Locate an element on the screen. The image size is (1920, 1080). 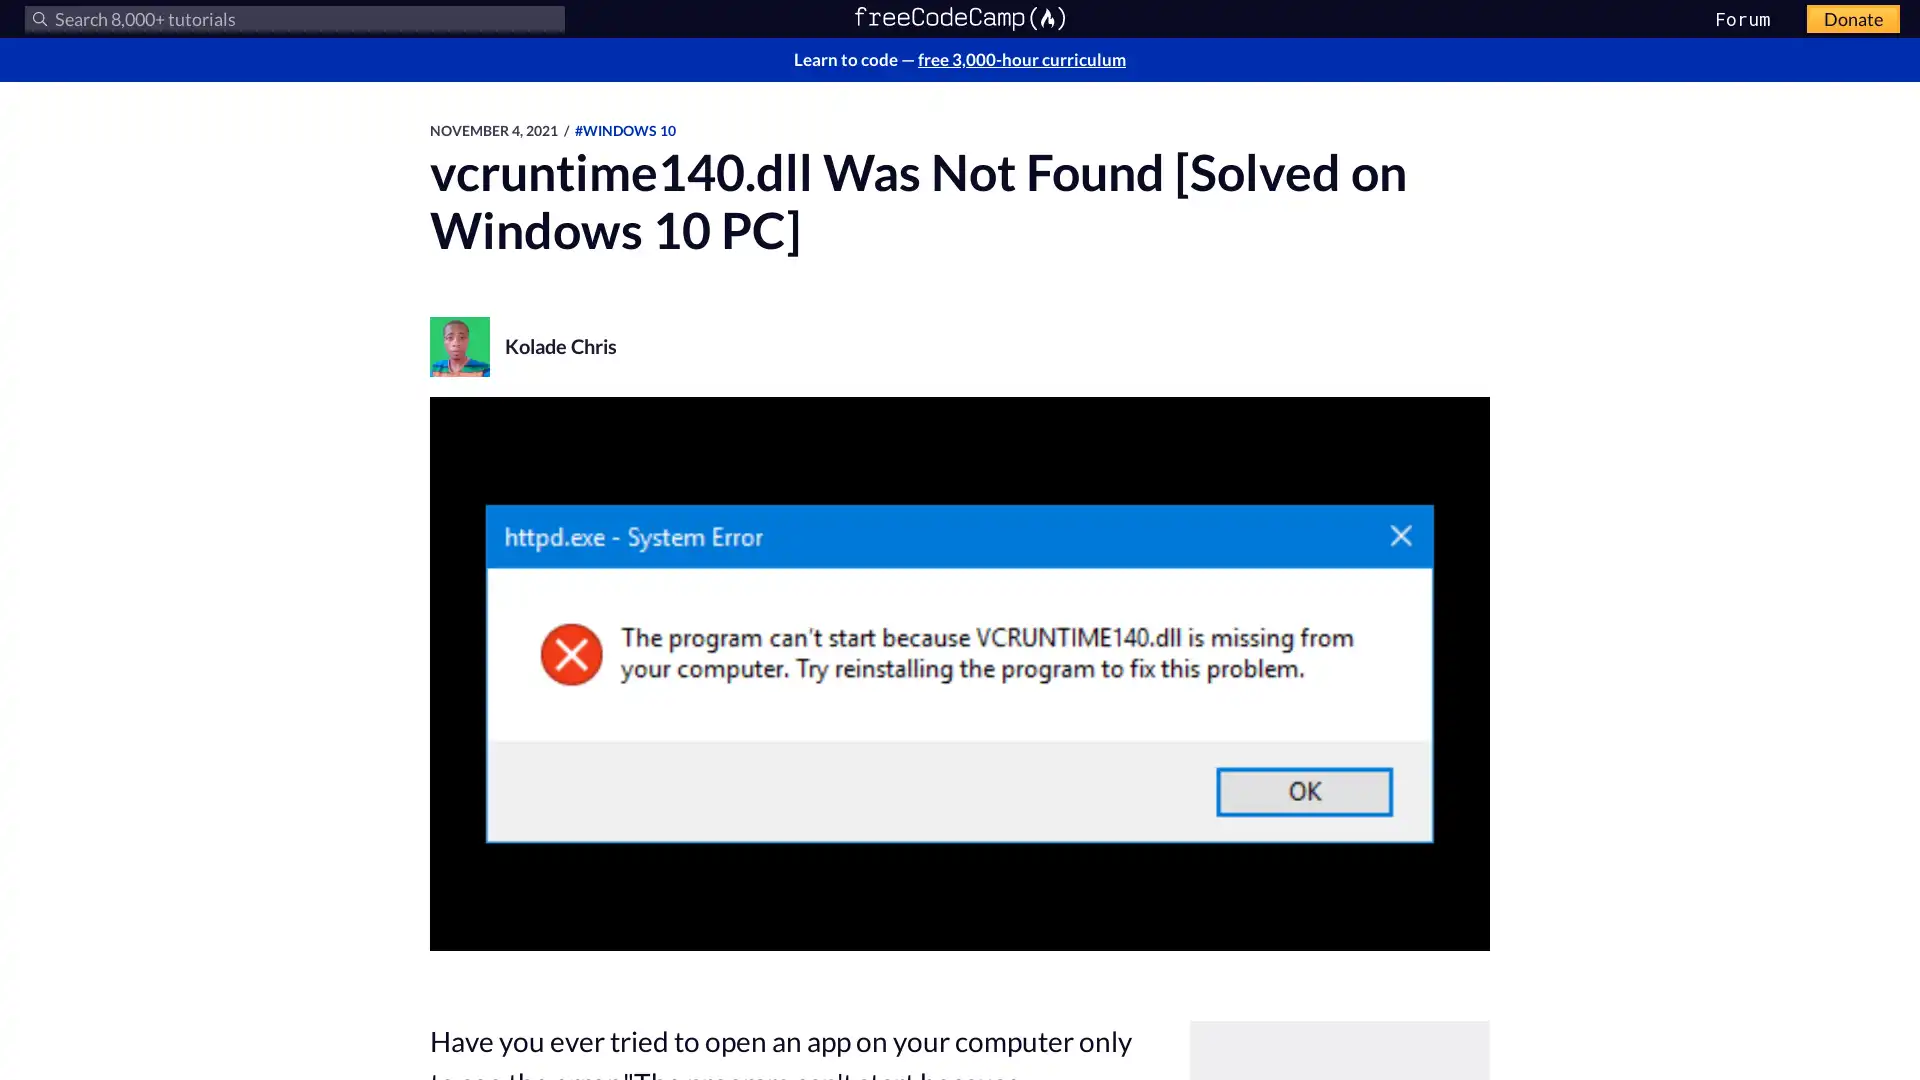
Submit your search query is located at coordinates (39, 19).